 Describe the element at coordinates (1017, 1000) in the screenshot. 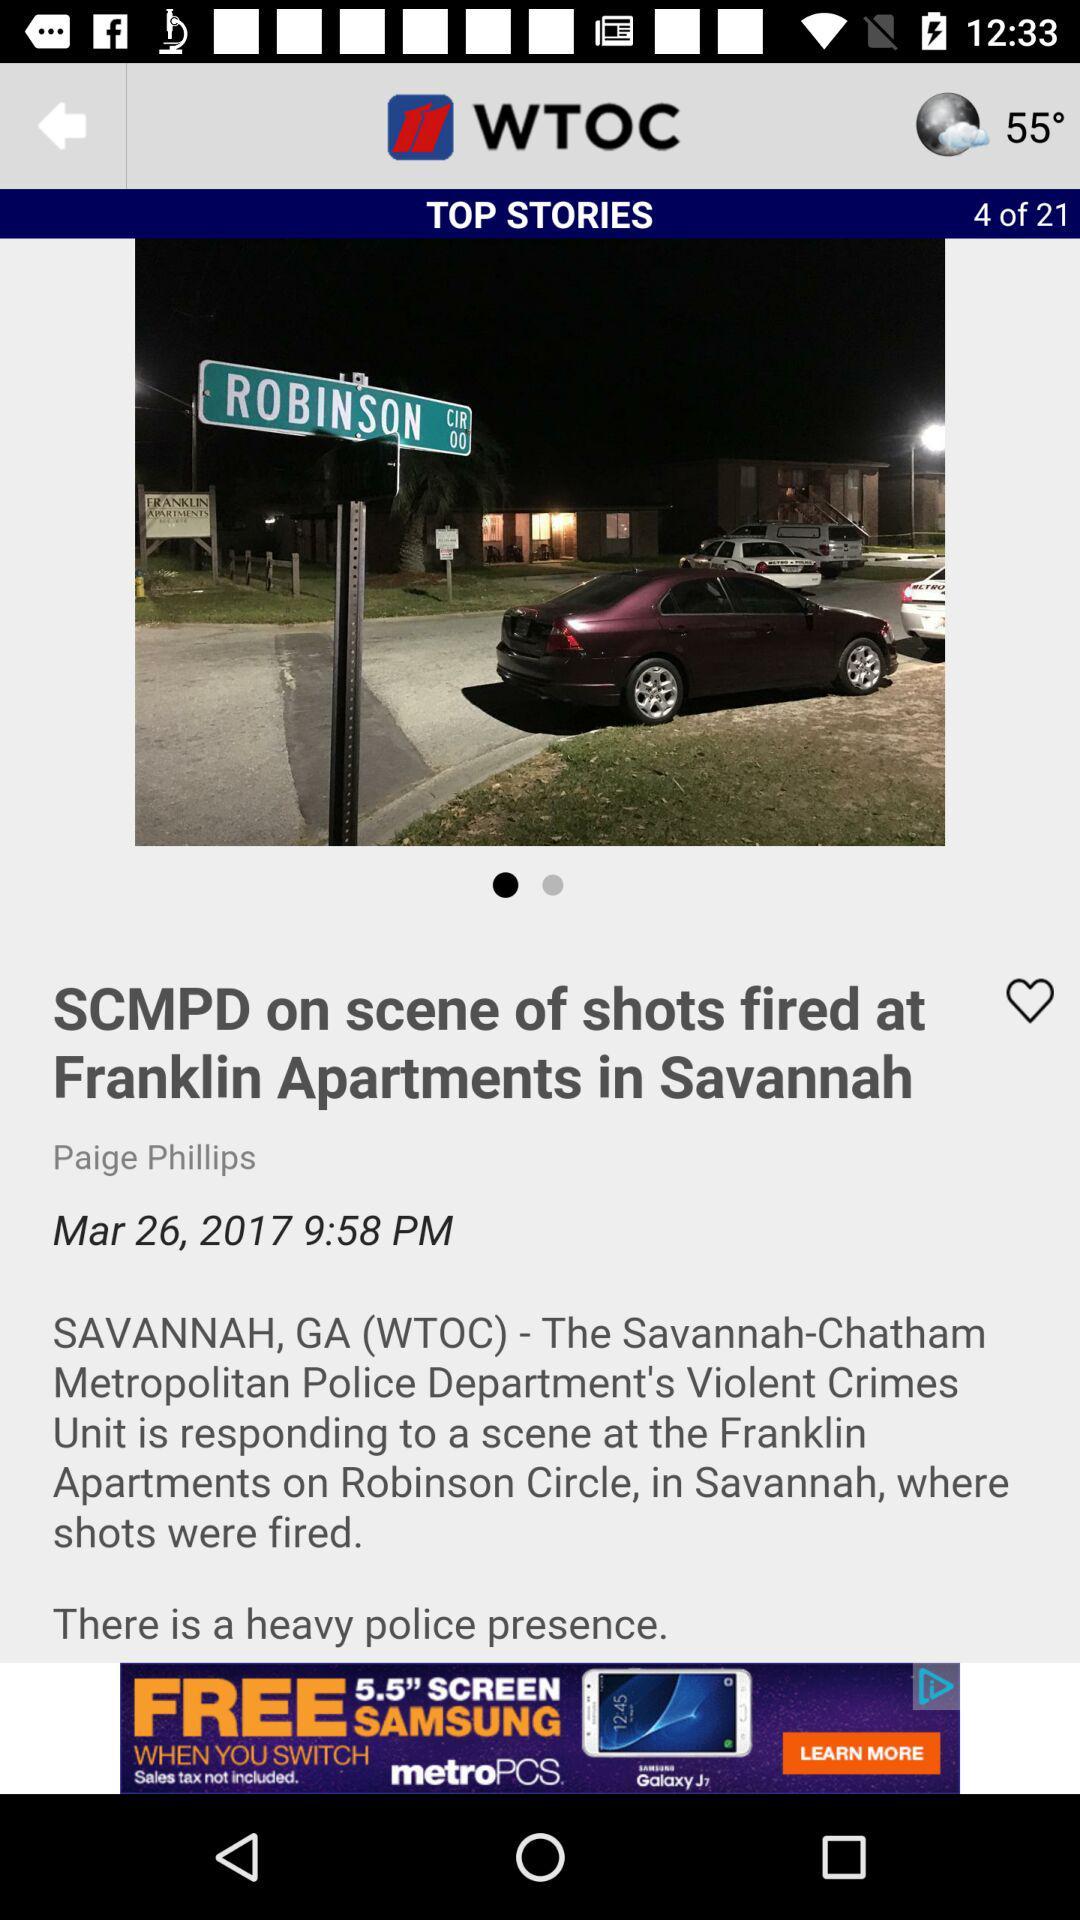

I see `to favorites` at that location.